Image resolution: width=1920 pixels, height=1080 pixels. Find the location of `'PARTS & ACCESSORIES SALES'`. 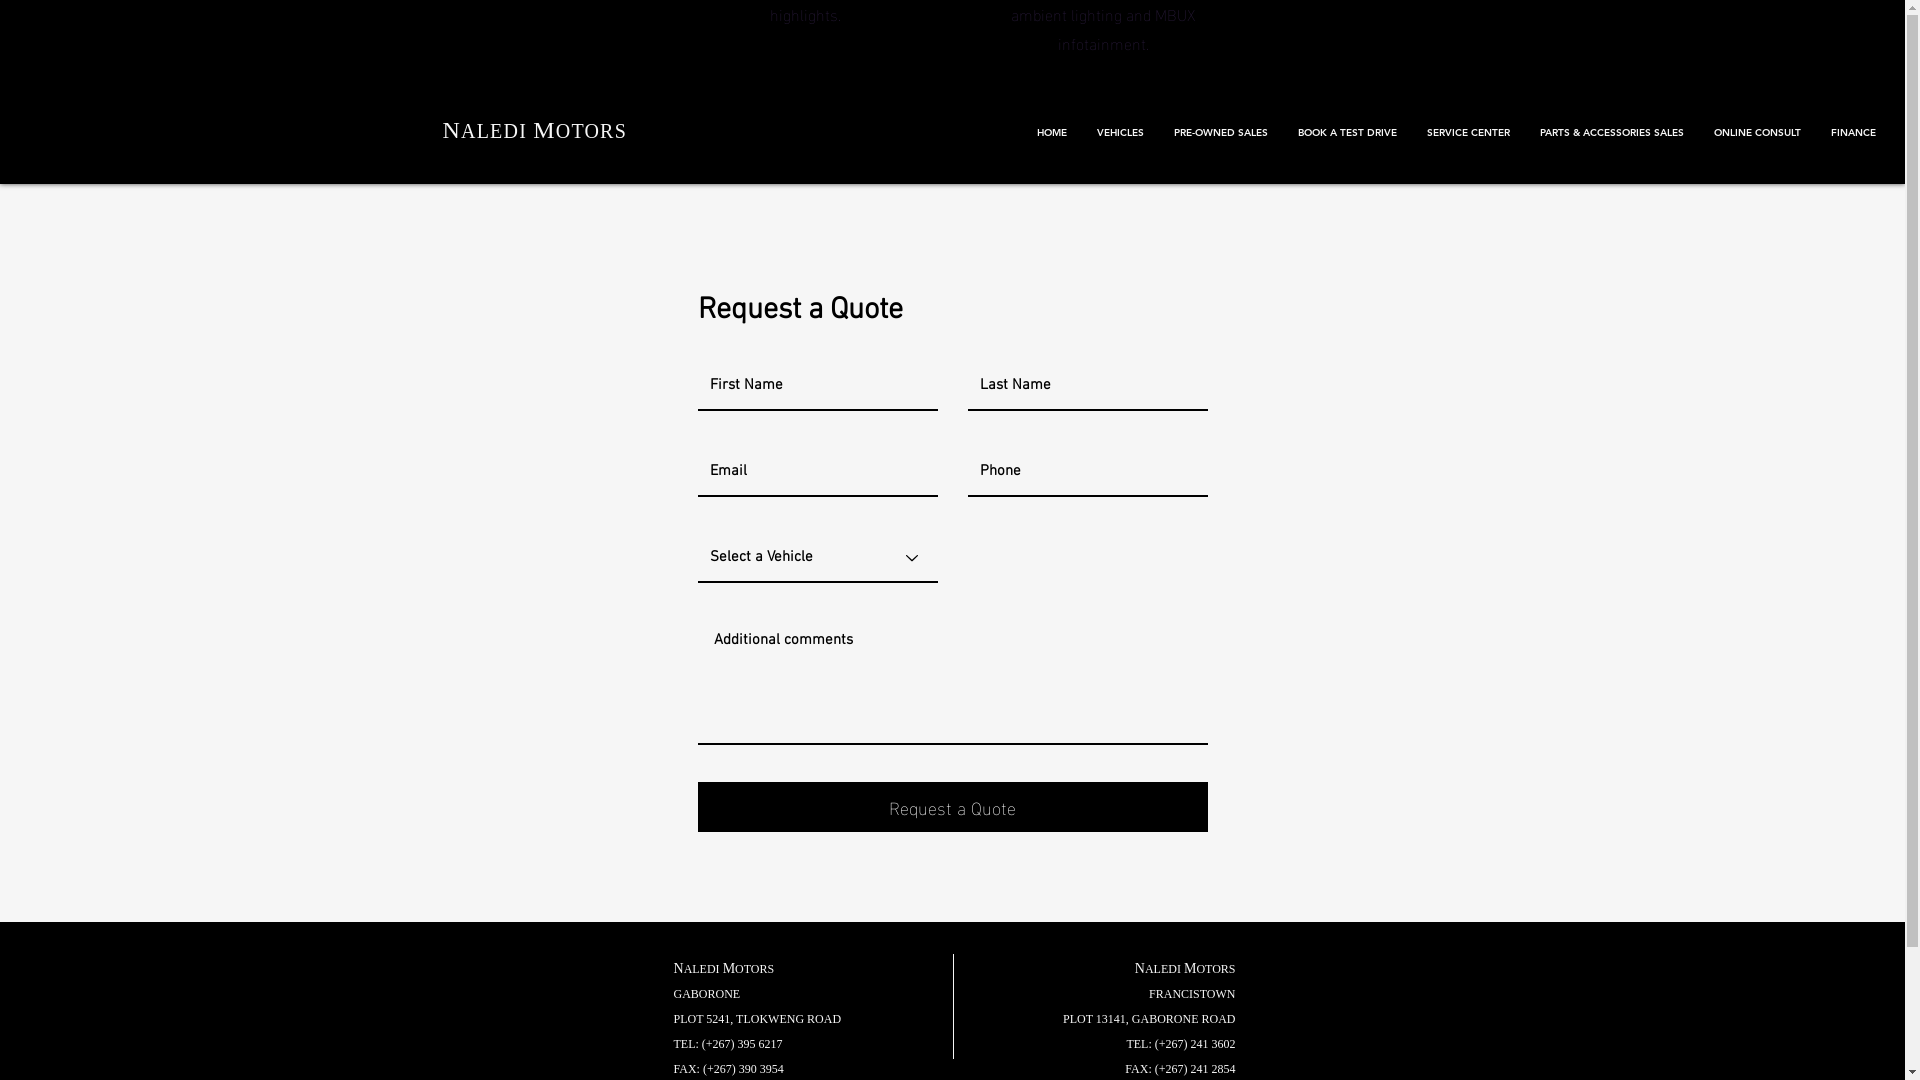

'PARTS & ACCESSORIES SALES' is located at coordinates (1612, 132).